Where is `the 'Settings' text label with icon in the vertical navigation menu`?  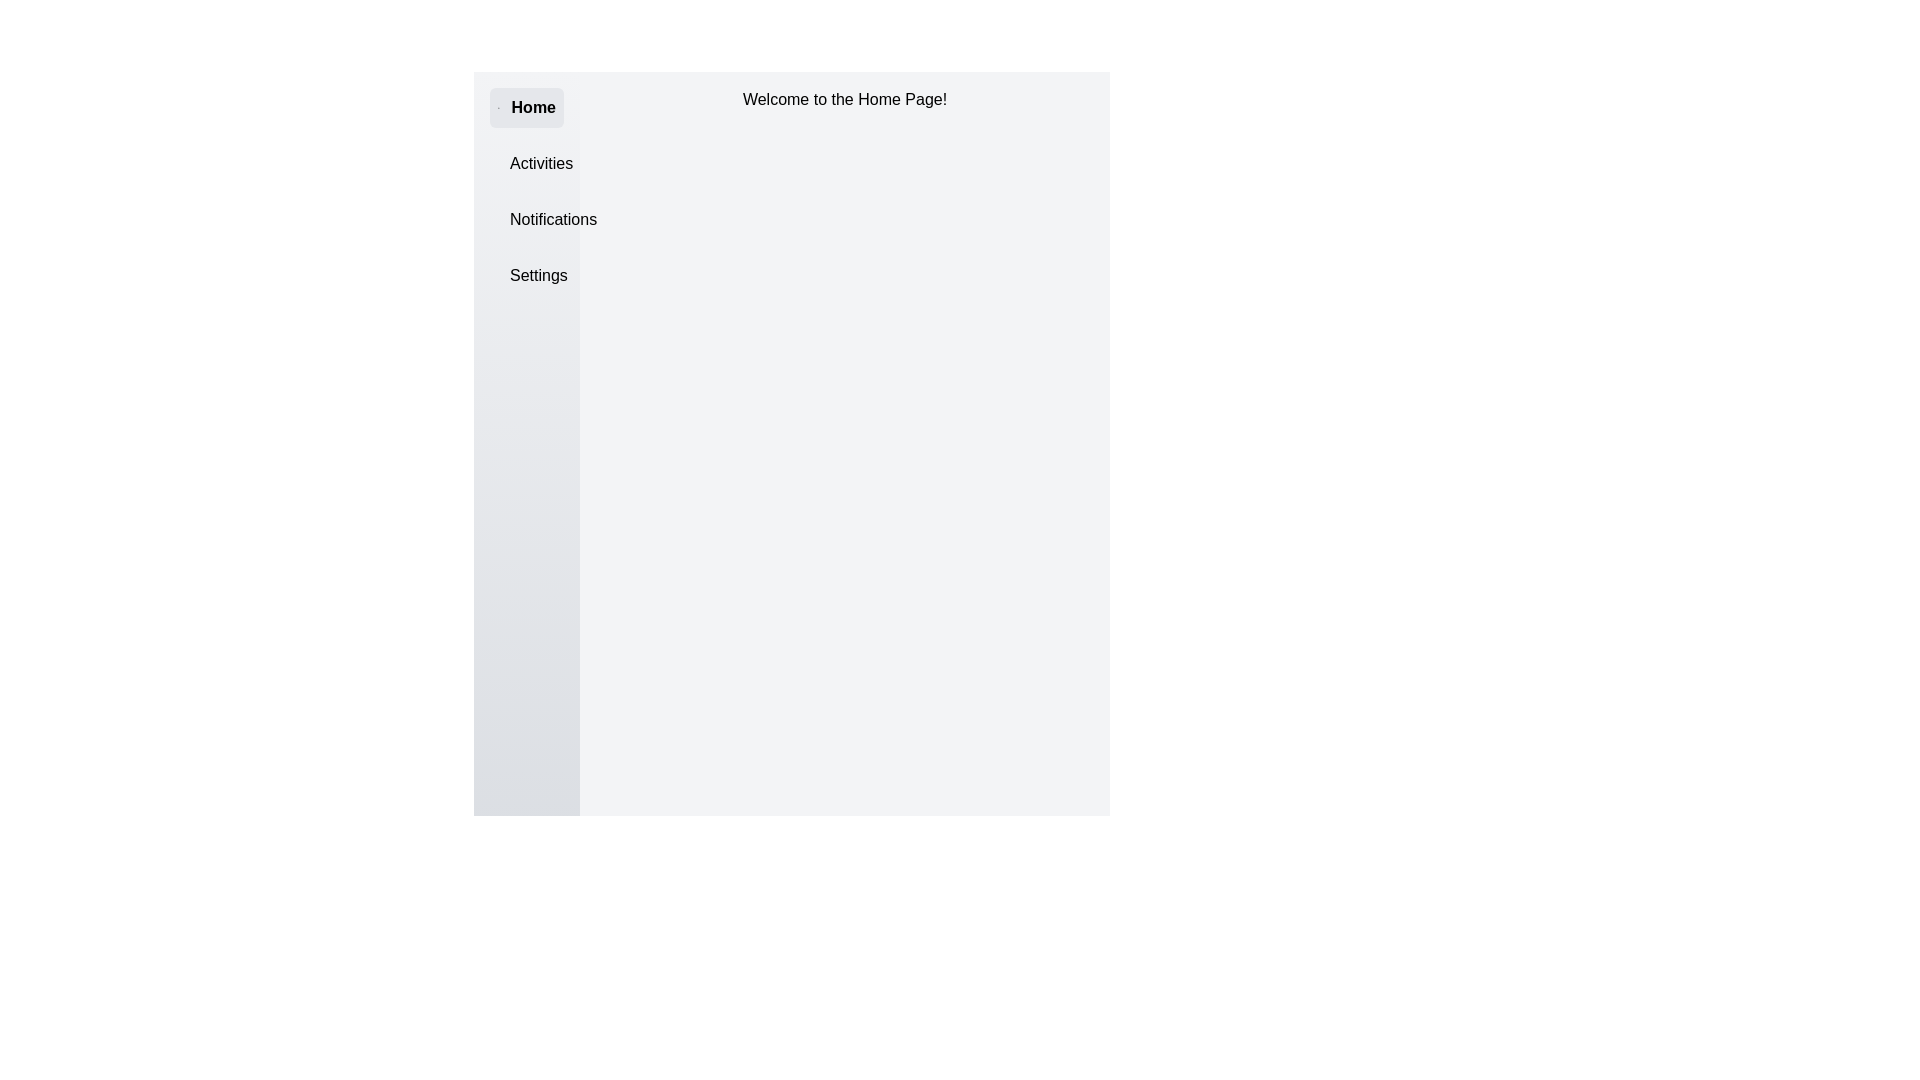 the 'Settings' text label with icon in the vertical navigation menu is located at coordinates (527, 276).